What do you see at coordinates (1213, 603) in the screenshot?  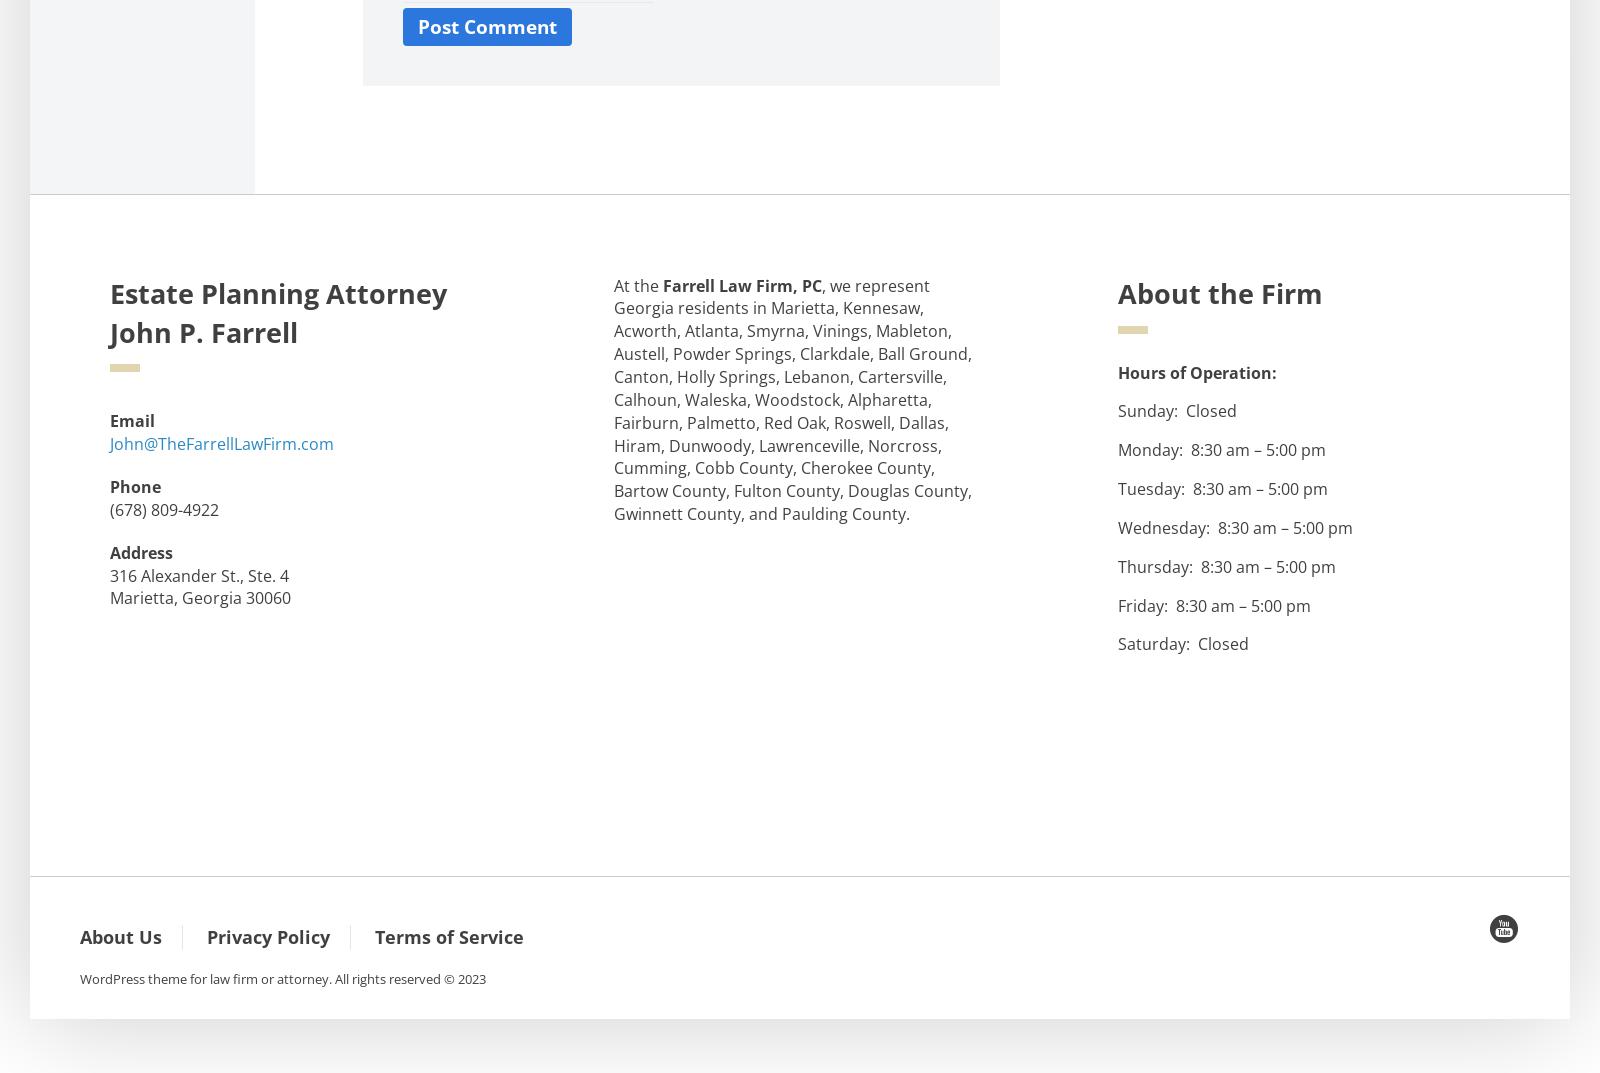 I see `'Friday:  8:30 am – 5:00 pm'` at bounding box center [1213, 603].